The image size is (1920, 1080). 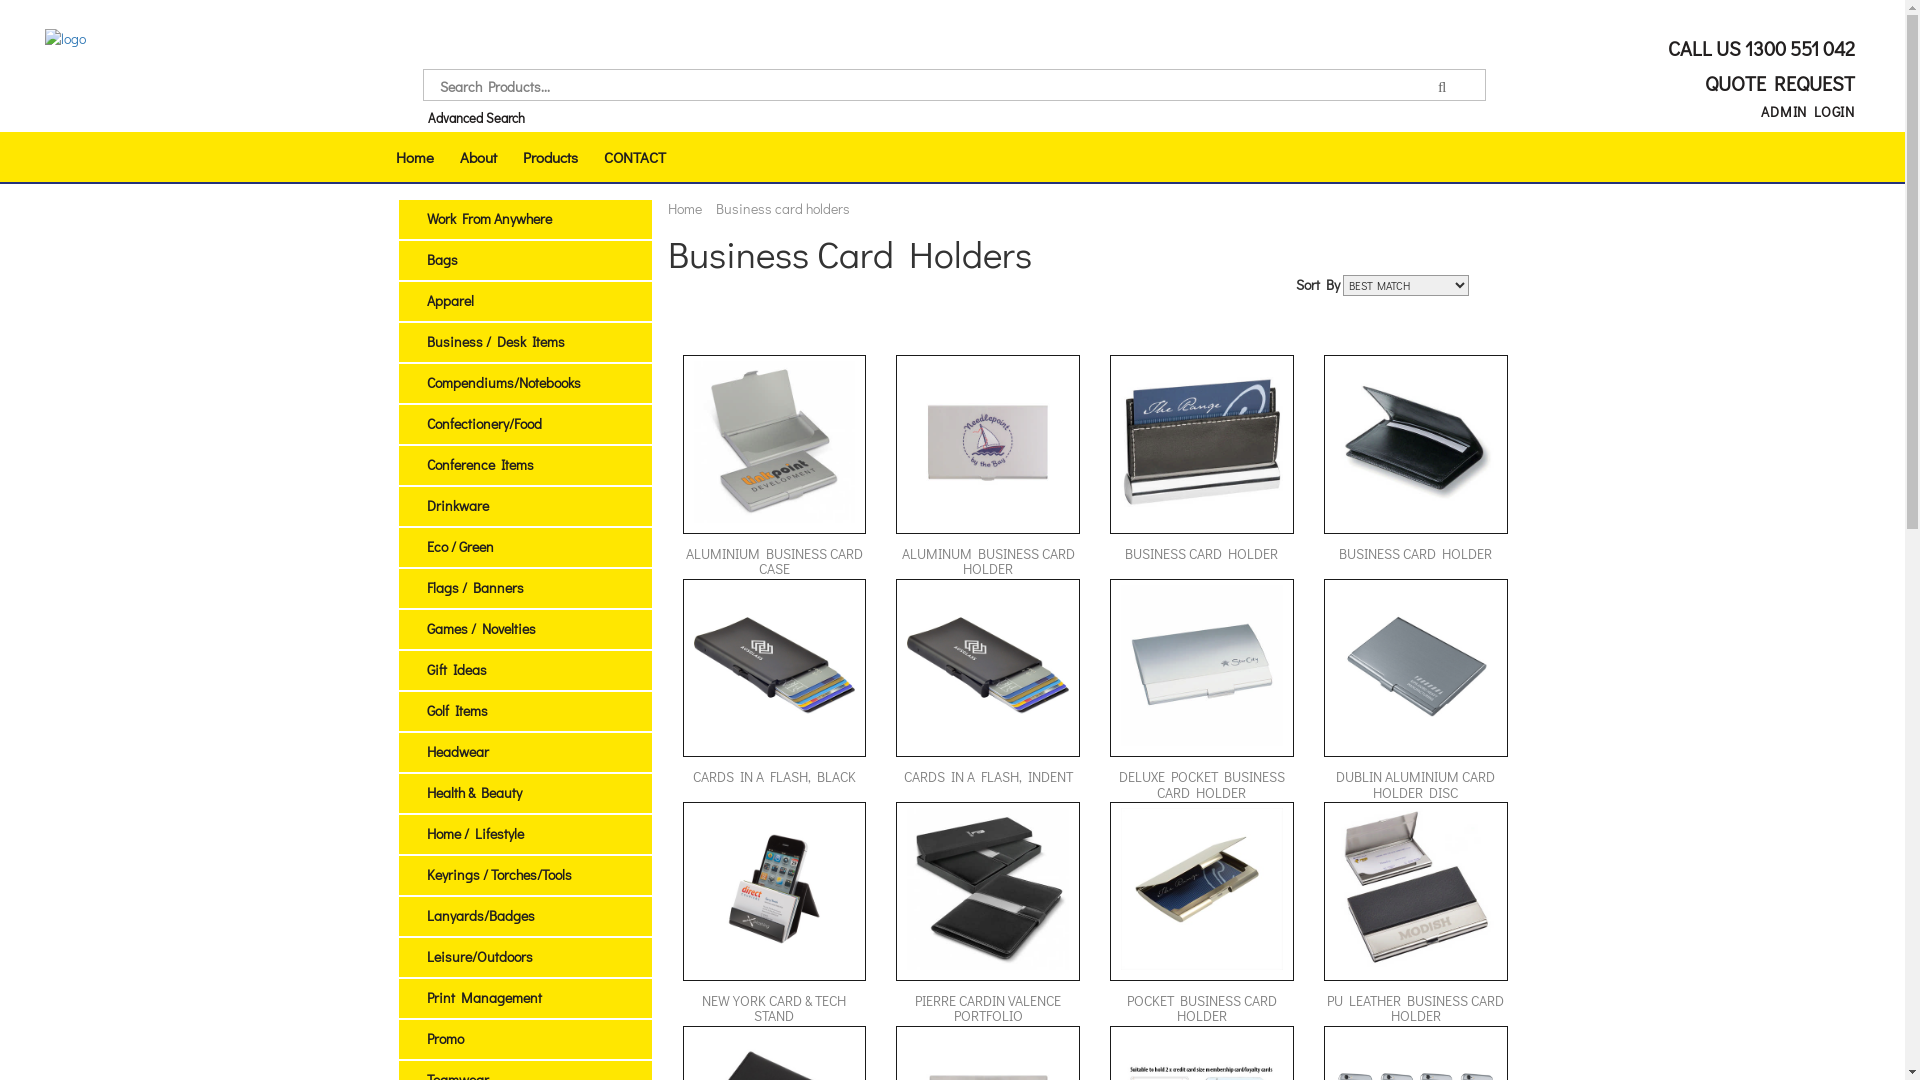 What do you see at coordinates (1415, 466) in the screenshot?
I see `'BUSINESS CARD HOLDER'` at bounding box center [1415, 466].